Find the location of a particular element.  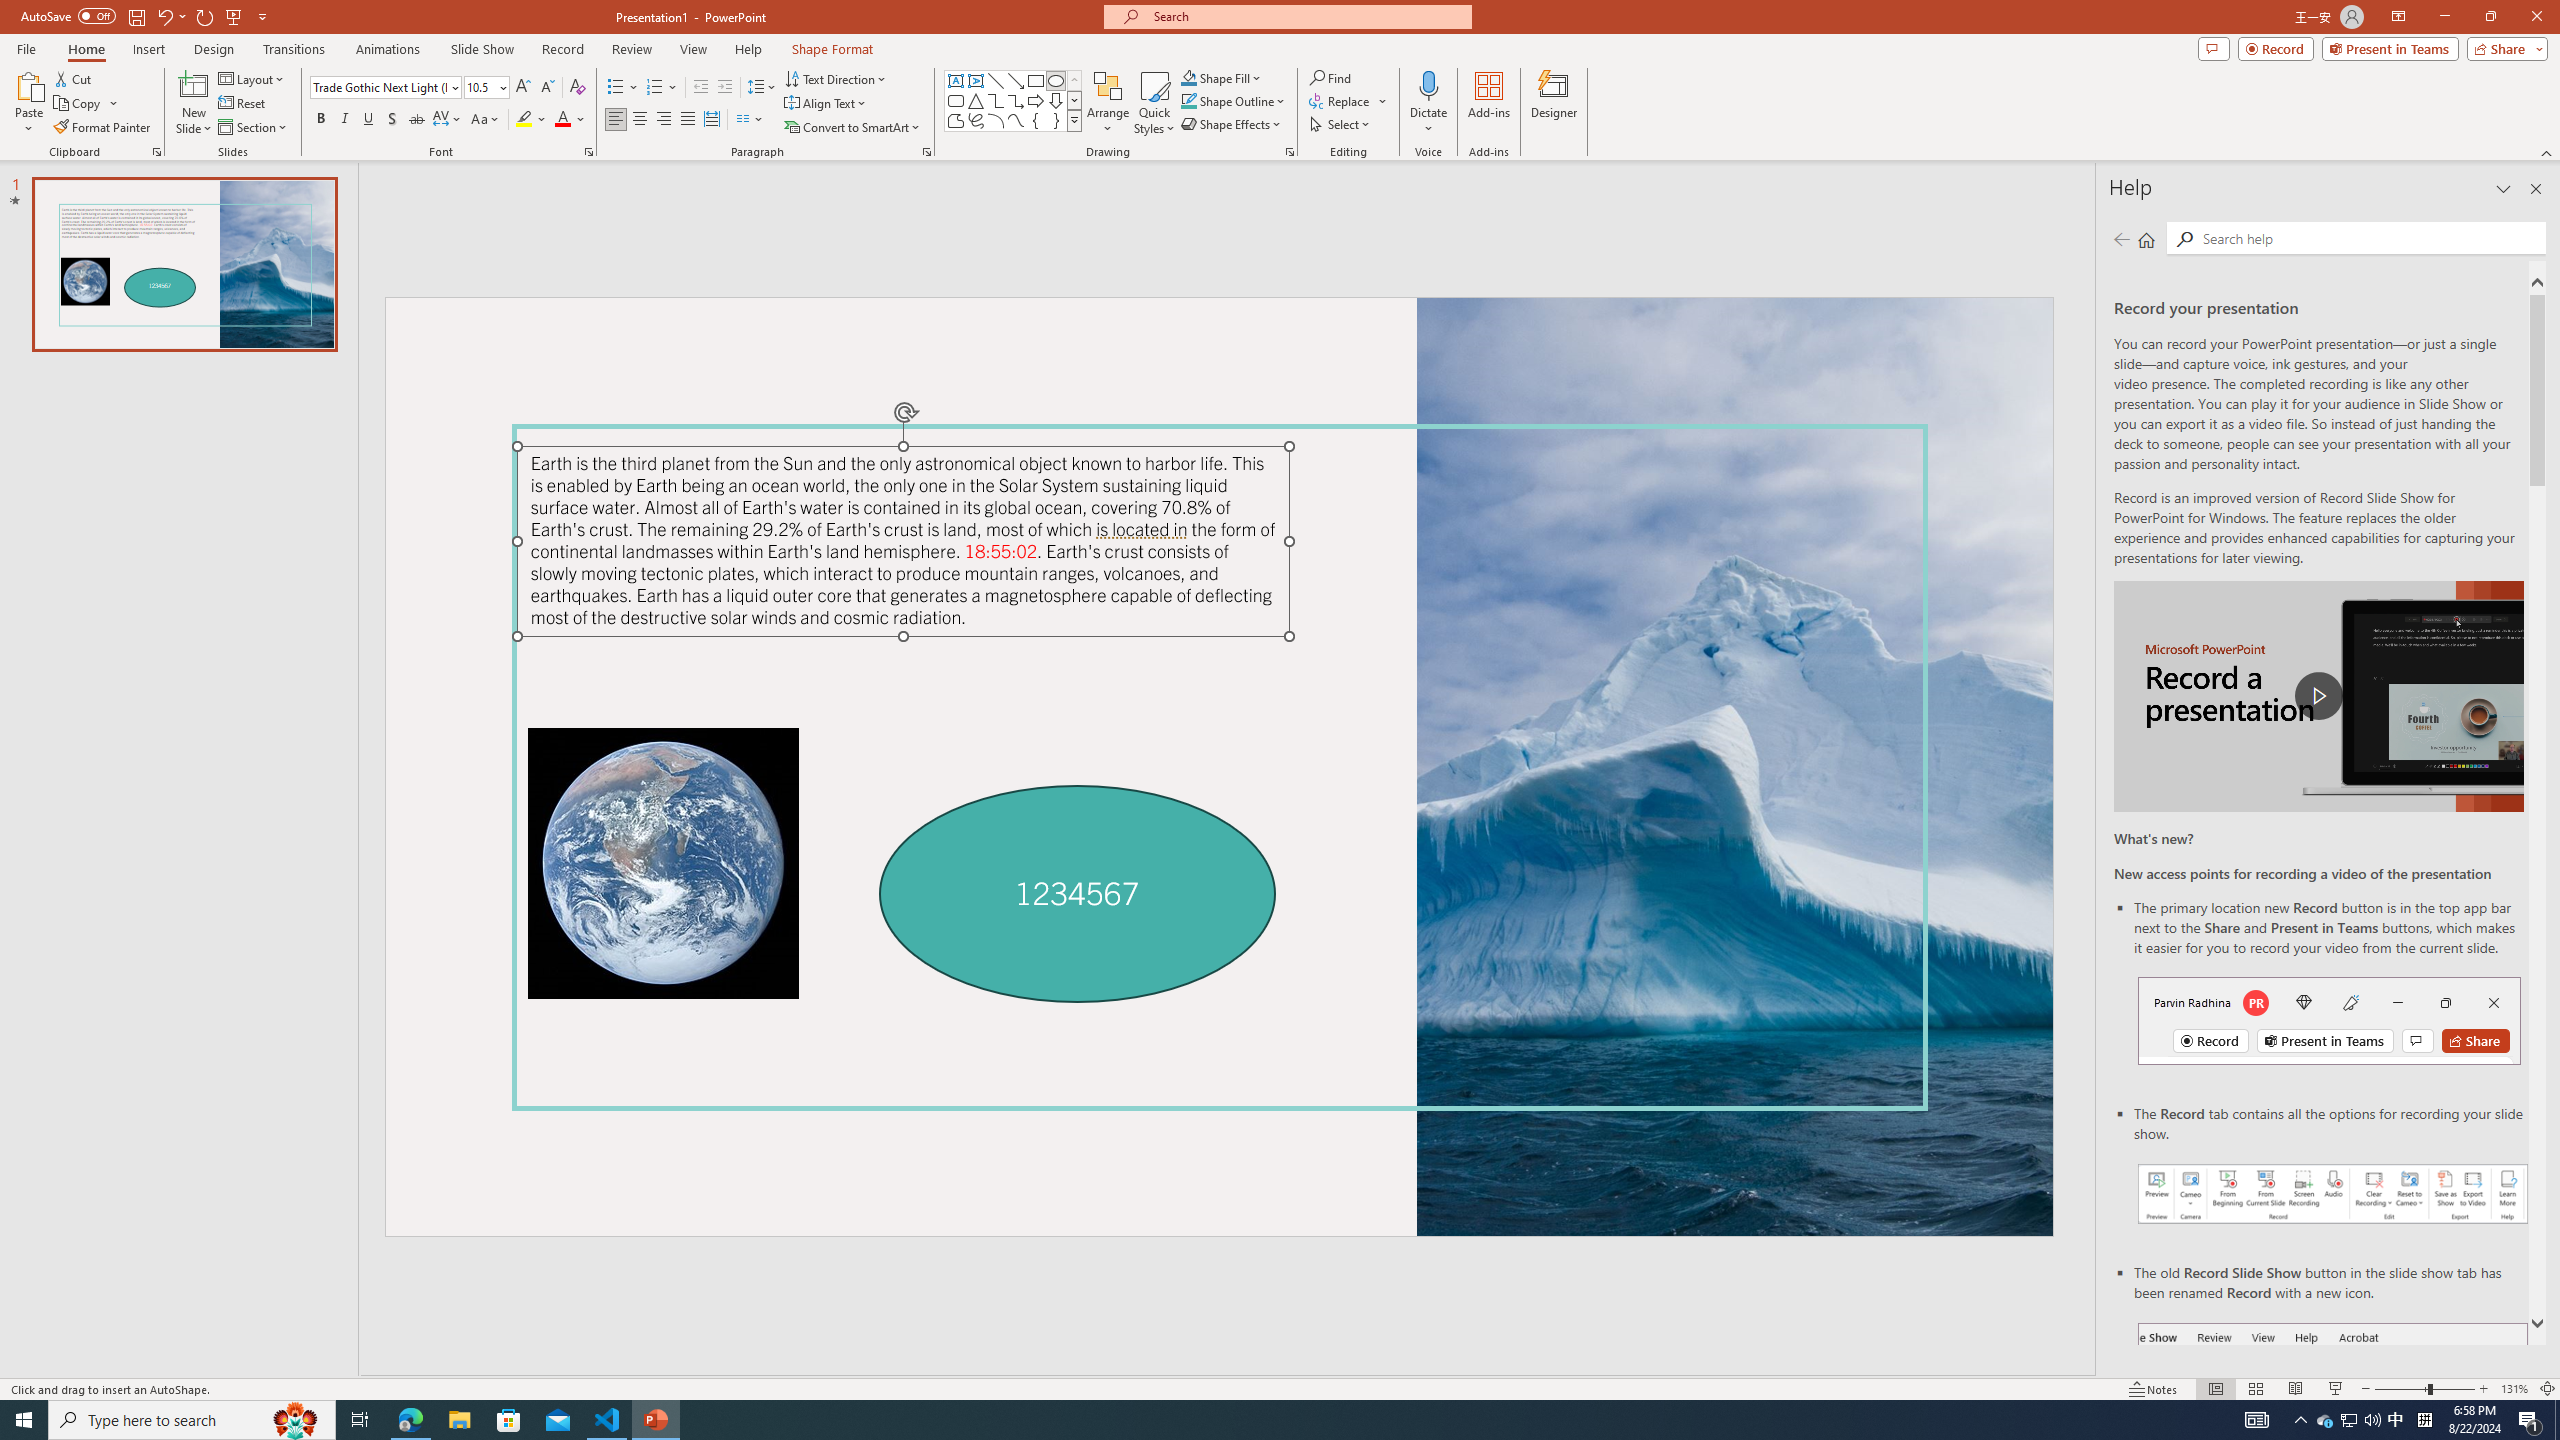

'Decrease Font Size' is located at coordinates (546, 87).